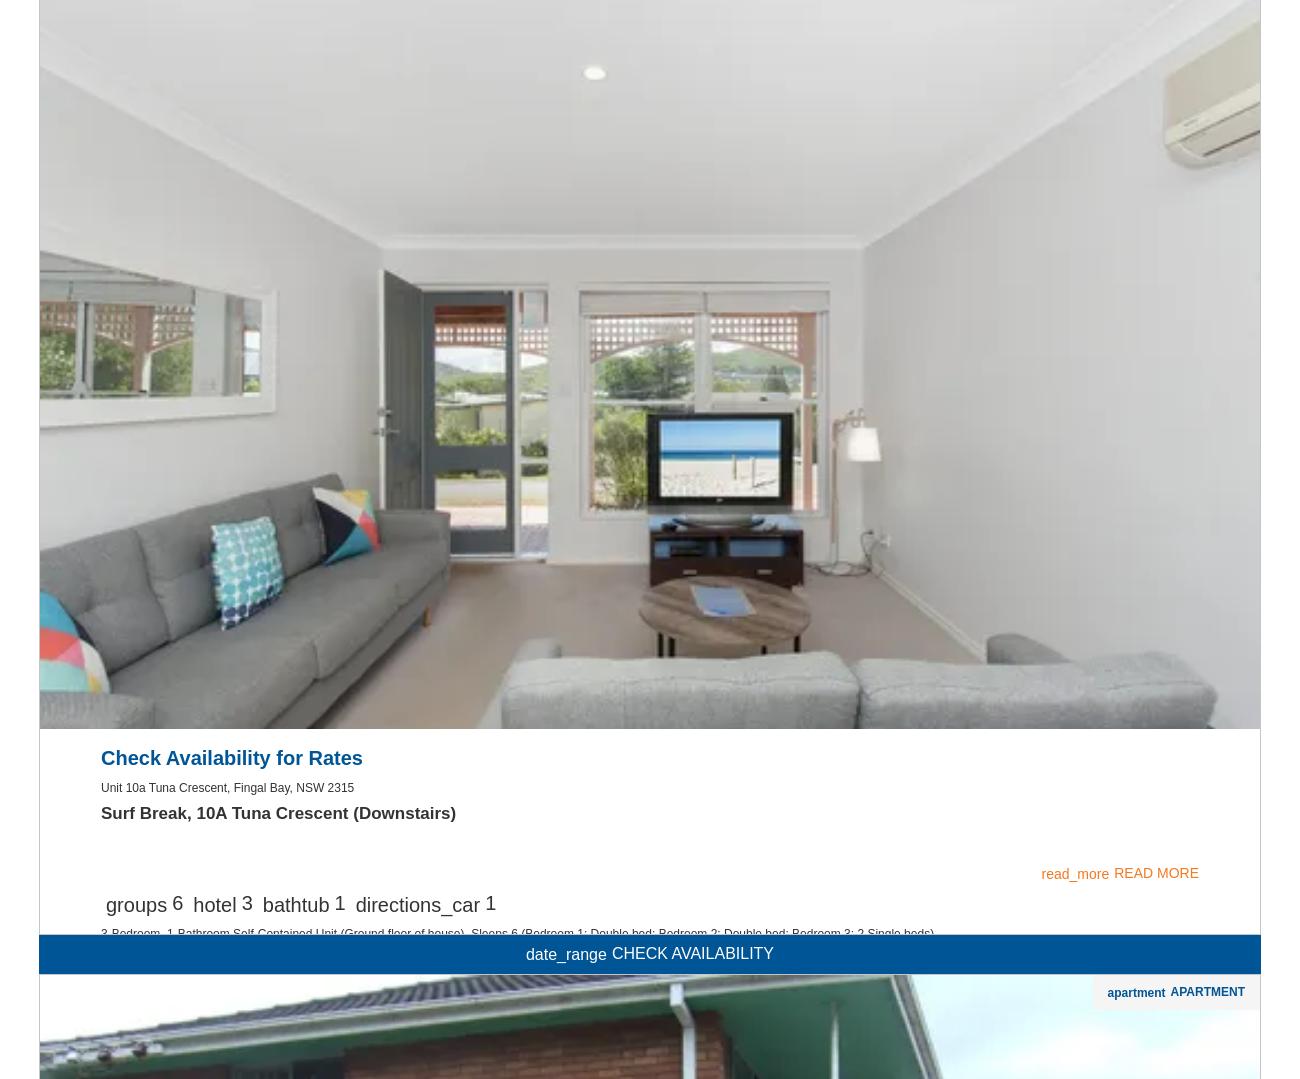 The width and height of the screenshot is (1300, 1079). I want to click on 'Luskin Lodge, Unit 15/29 Weatherly Close', so click(267, 26).